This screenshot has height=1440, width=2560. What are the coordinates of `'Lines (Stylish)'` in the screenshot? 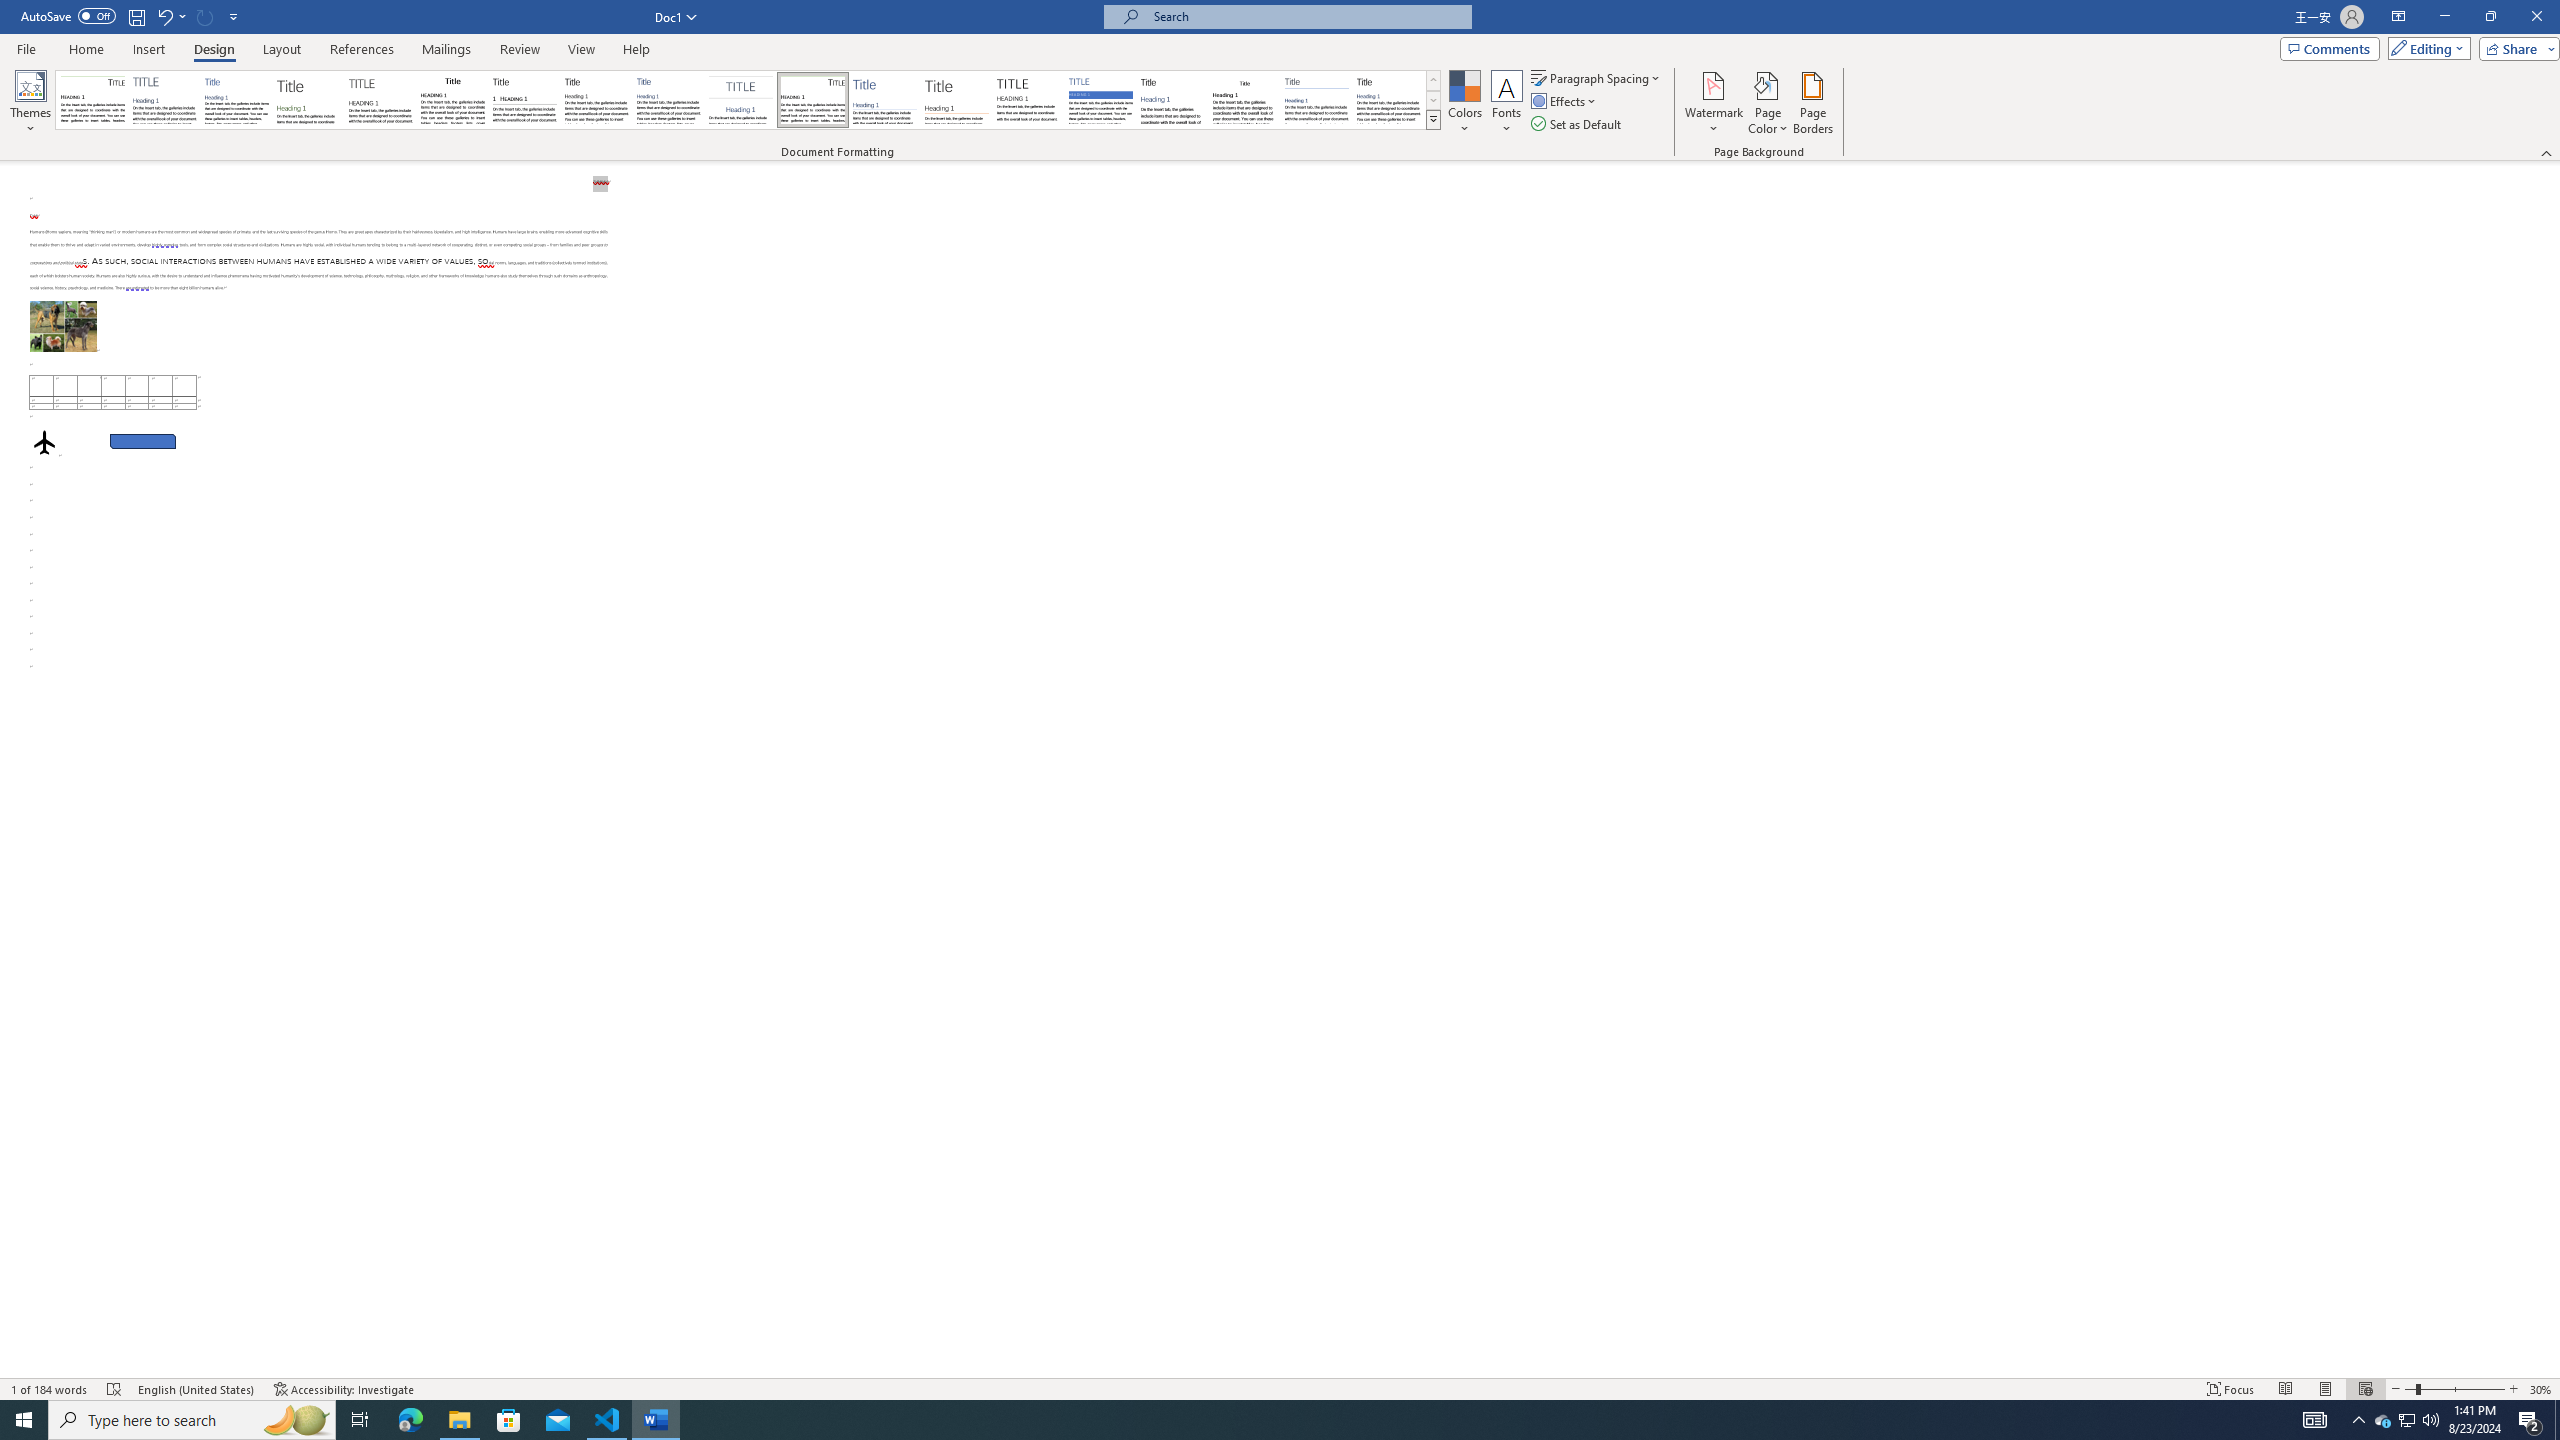 It's located at (957, 99).